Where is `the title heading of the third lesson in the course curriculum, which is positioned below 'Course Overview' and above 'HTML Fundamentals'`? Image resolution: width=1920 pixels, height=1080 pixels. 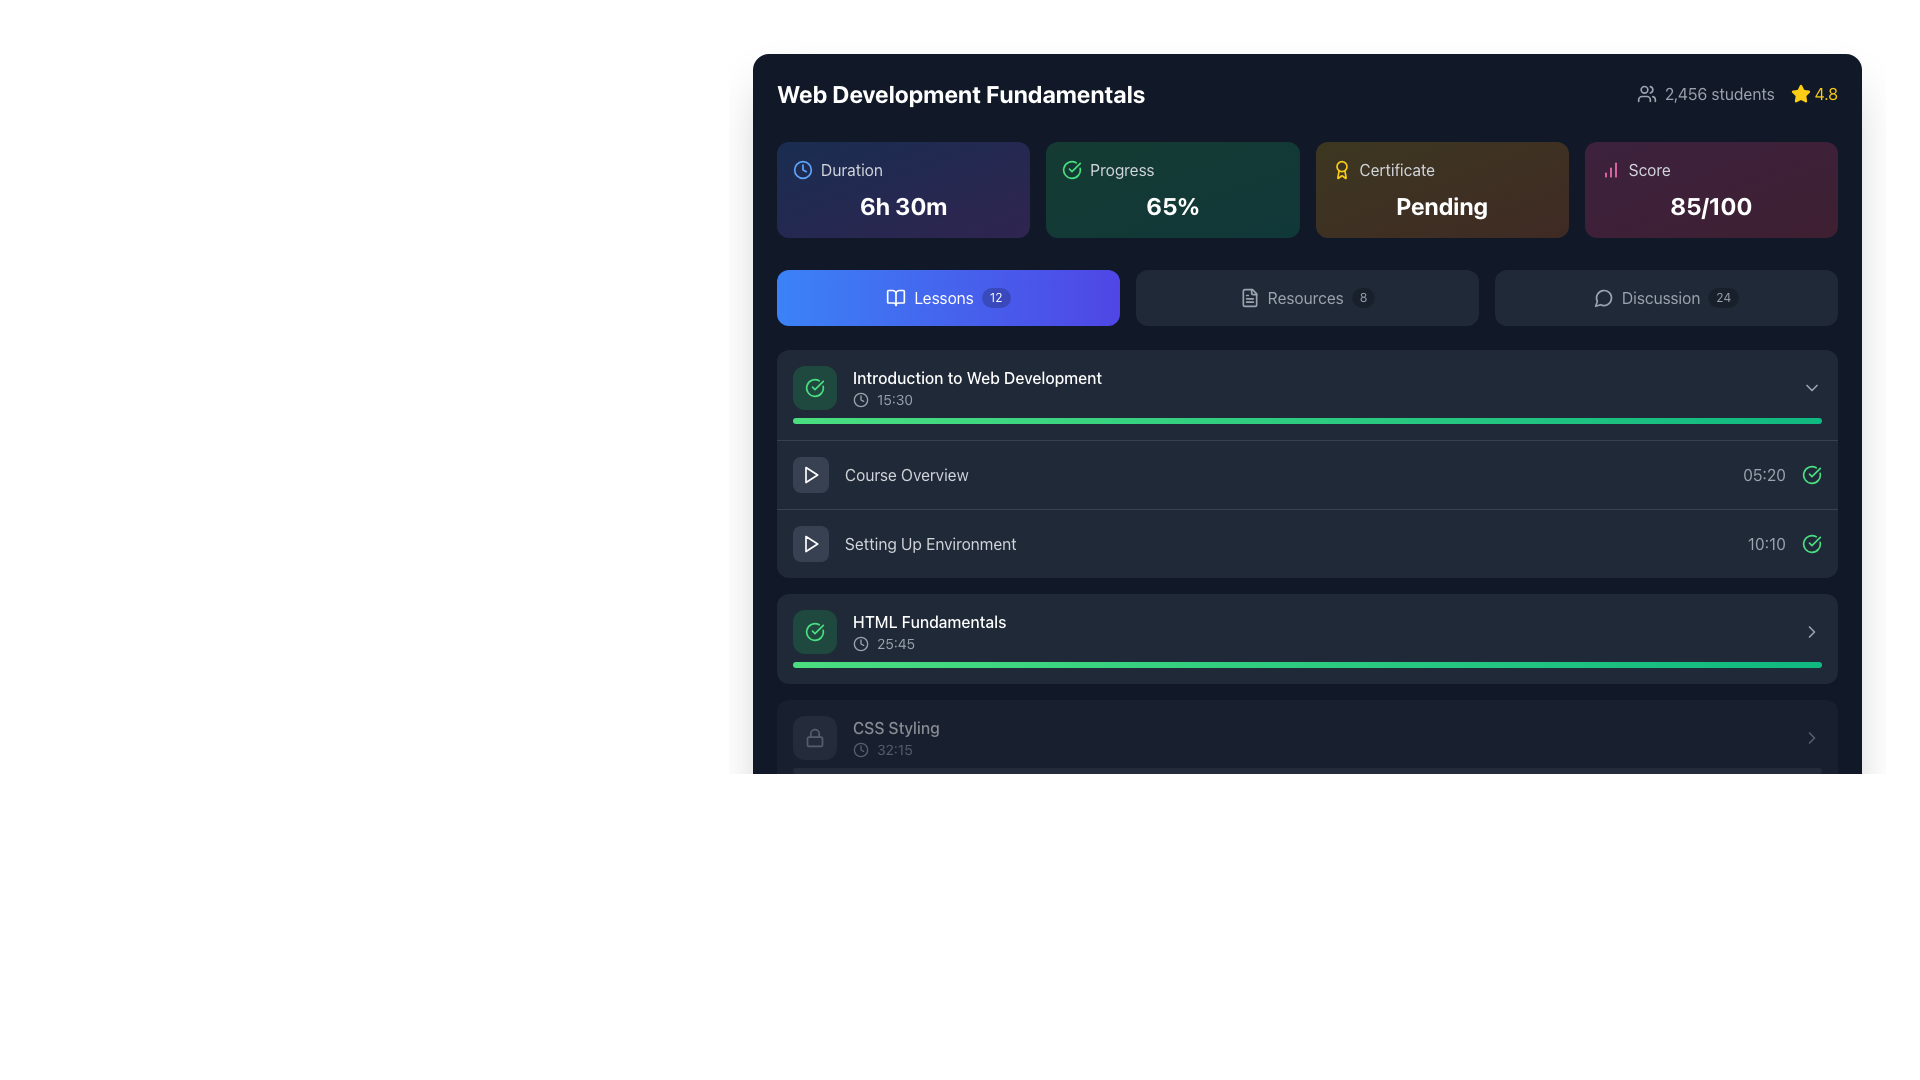
the title heading of the third lesson in the course curriculum, which is positioned below 'Course Overview' and above 'HTML Fundamentals' is located at coordinates (903, 543).